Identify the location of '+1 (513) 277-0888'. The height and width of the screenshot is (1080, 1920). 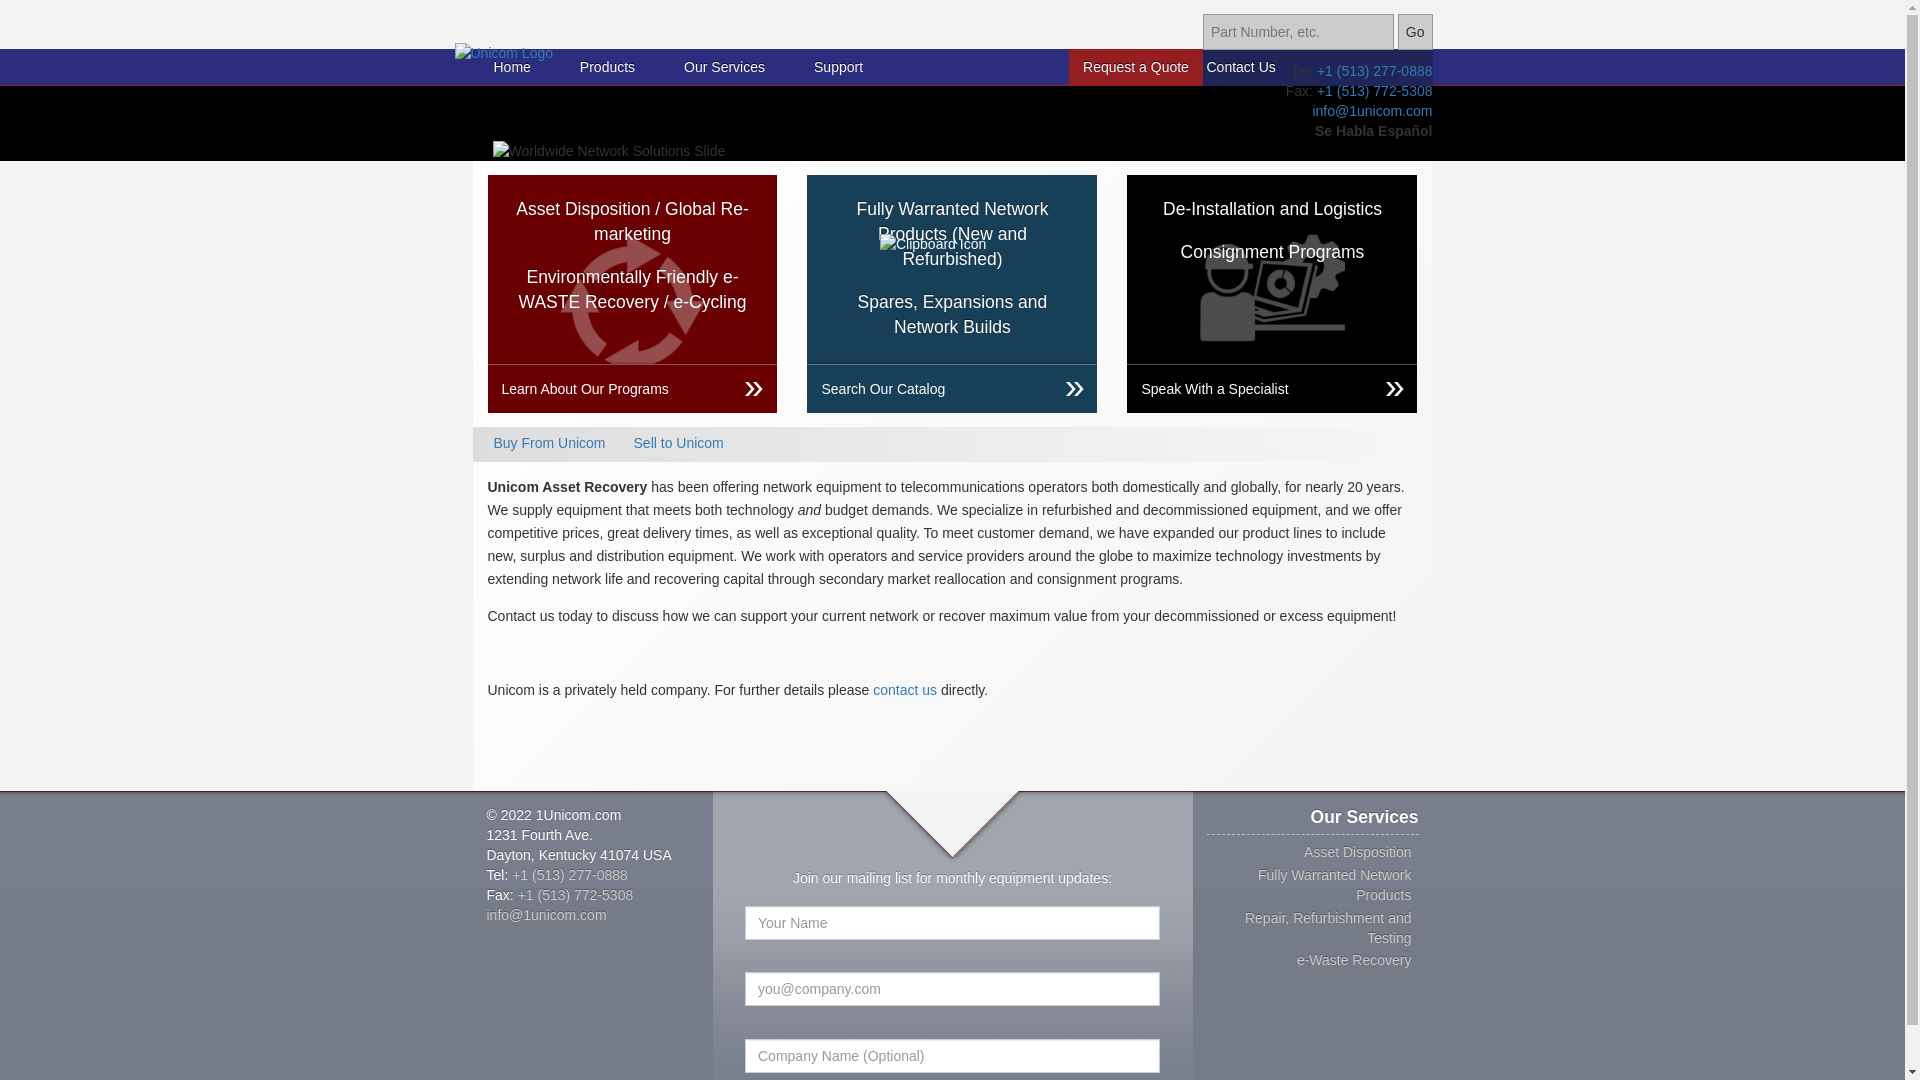
(569, 873).